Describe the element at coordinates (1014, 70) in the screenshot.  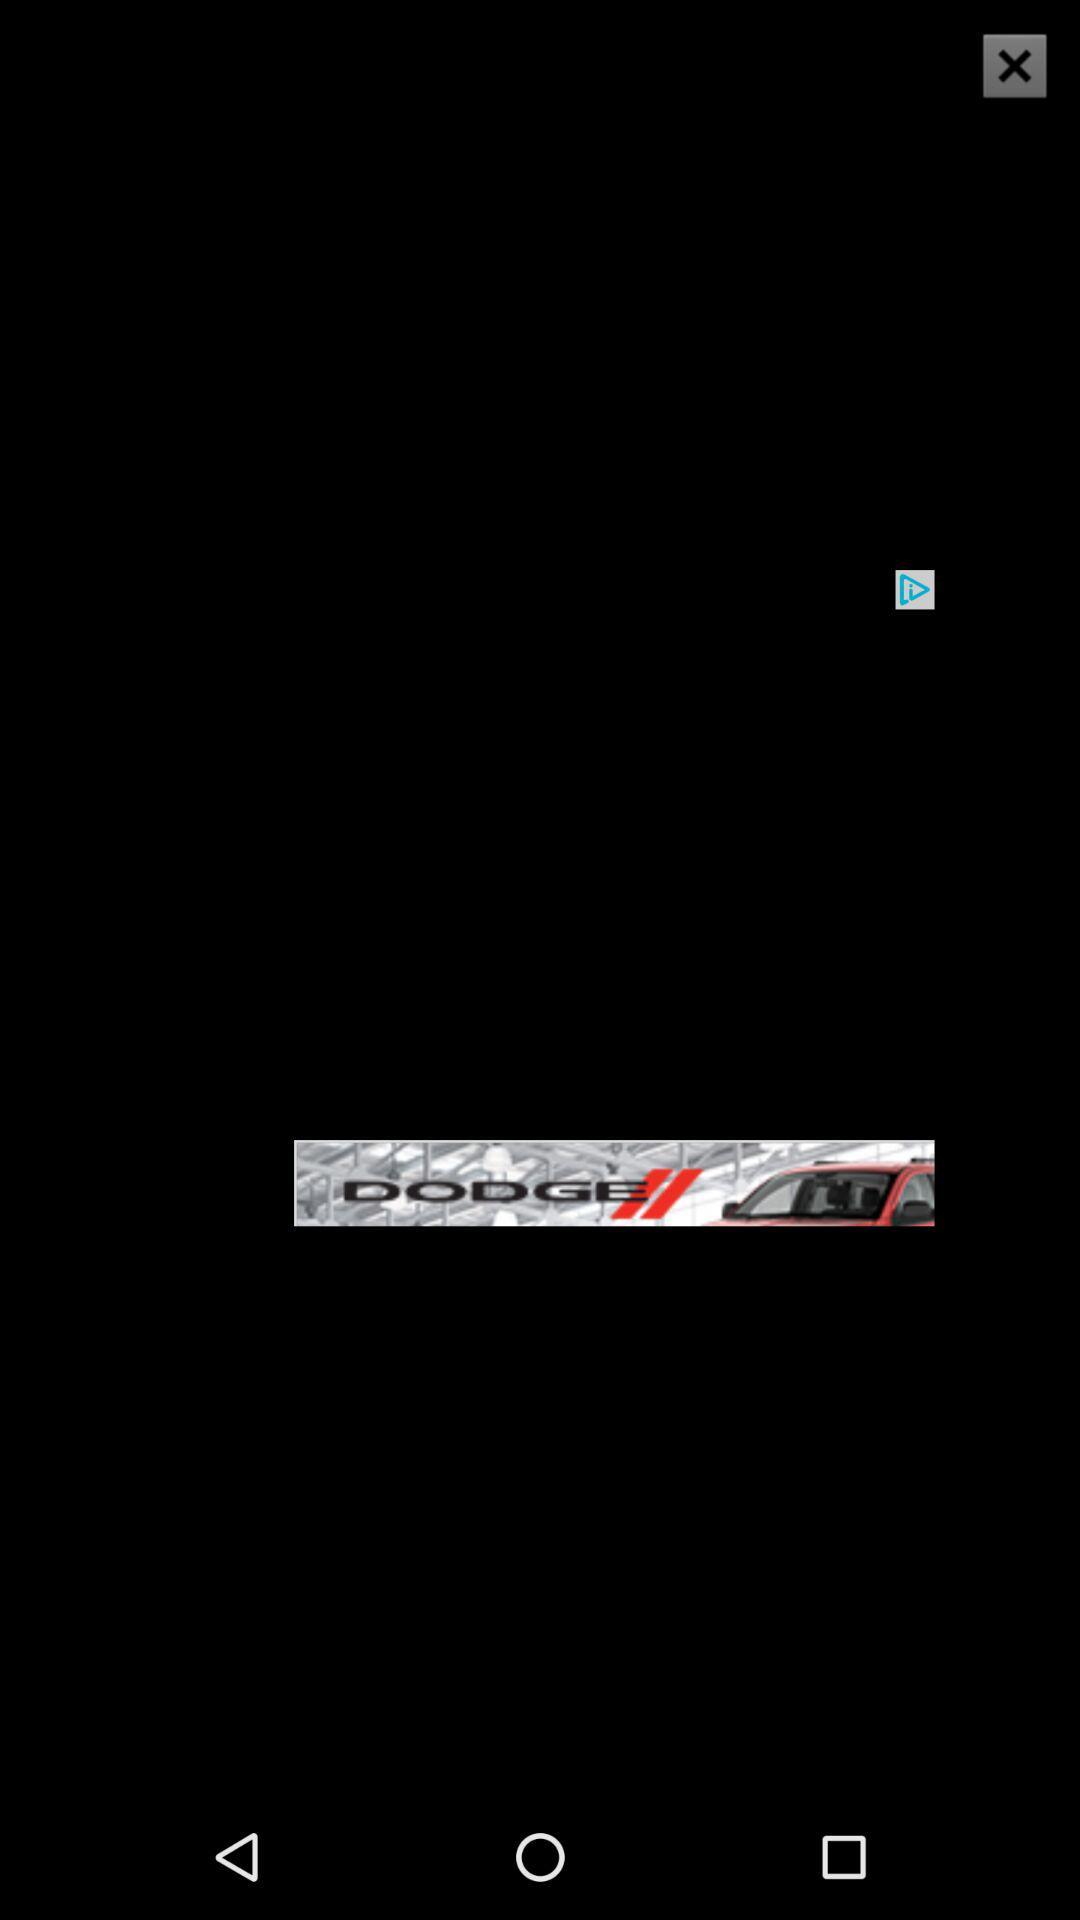
I see `the close icon` at that location.